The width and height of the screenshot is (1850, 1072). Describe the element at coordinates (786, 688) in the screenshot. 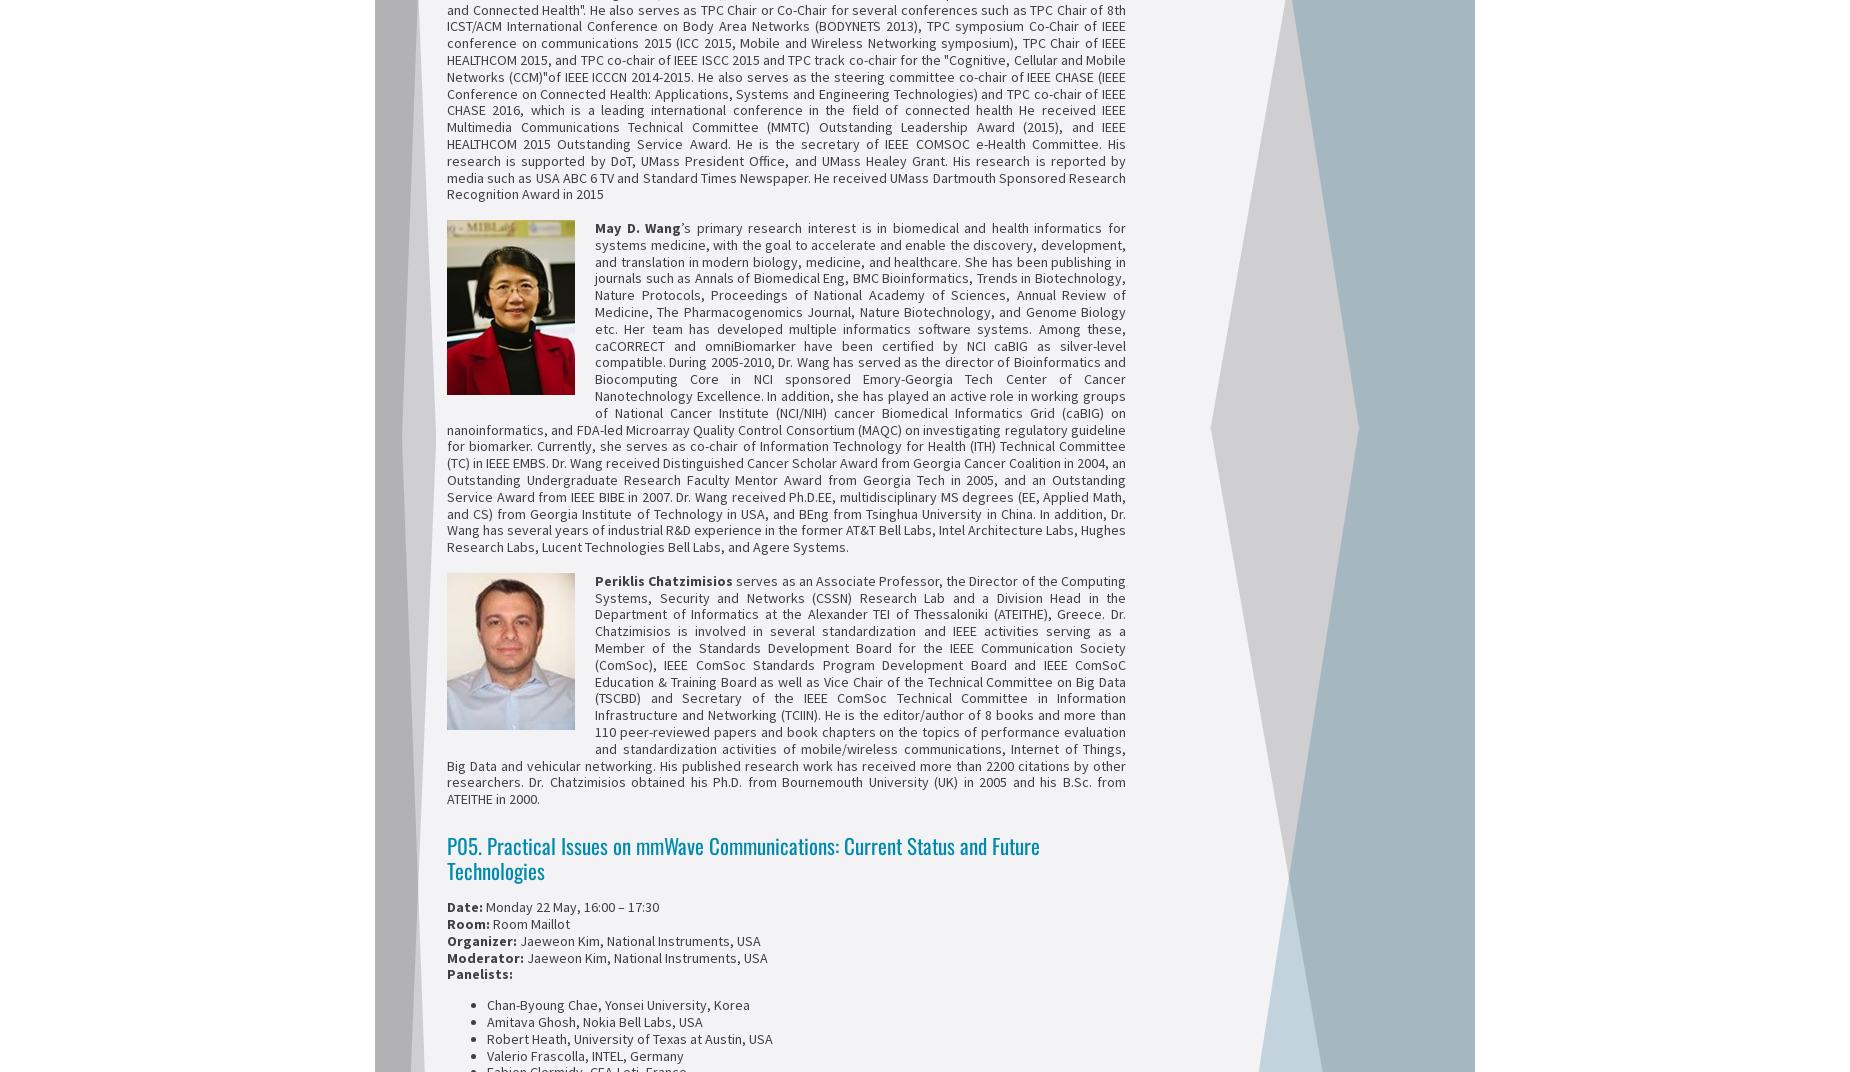

I see `'serves as an Associate Professor, the Director of the Computing Systems, Security and Networks (CSSN) Research Lab and a Division Head in the Department of Informatics at the Alexander TEI of Thessaloniki (ATEITHE), Greece. Dr. Chatzimisios is involved in several standardization and IEEE activities serving as a Member of the Standards Development Board for the IEEE Communication Society (ComSoc), IEEE ComSoc Standards Program Development Board and IEEE ComSoC Education & Training Board as well as Vice Chair of the Technical Committee on Big Data (TSCBD) and Secretary of the IEEE ComSoc Technical Committee in Information Infrastructure and Networking (TCIIN). He is the editor/author of 8 books and more than 110 peer-reviewed papers and book chapters on the topics of performance evaluation and standardization activities of mobile/wireless communications, Internet of Things, Big Data and vehicular networking. His published research work has received more than 2200 citations by other researchers. Dr. Chatzimisios obtained his Ph.D. from Bournemouth University (UK) in 2005 and his B.Sc. from ATEITHE in 2000.'` at that location.